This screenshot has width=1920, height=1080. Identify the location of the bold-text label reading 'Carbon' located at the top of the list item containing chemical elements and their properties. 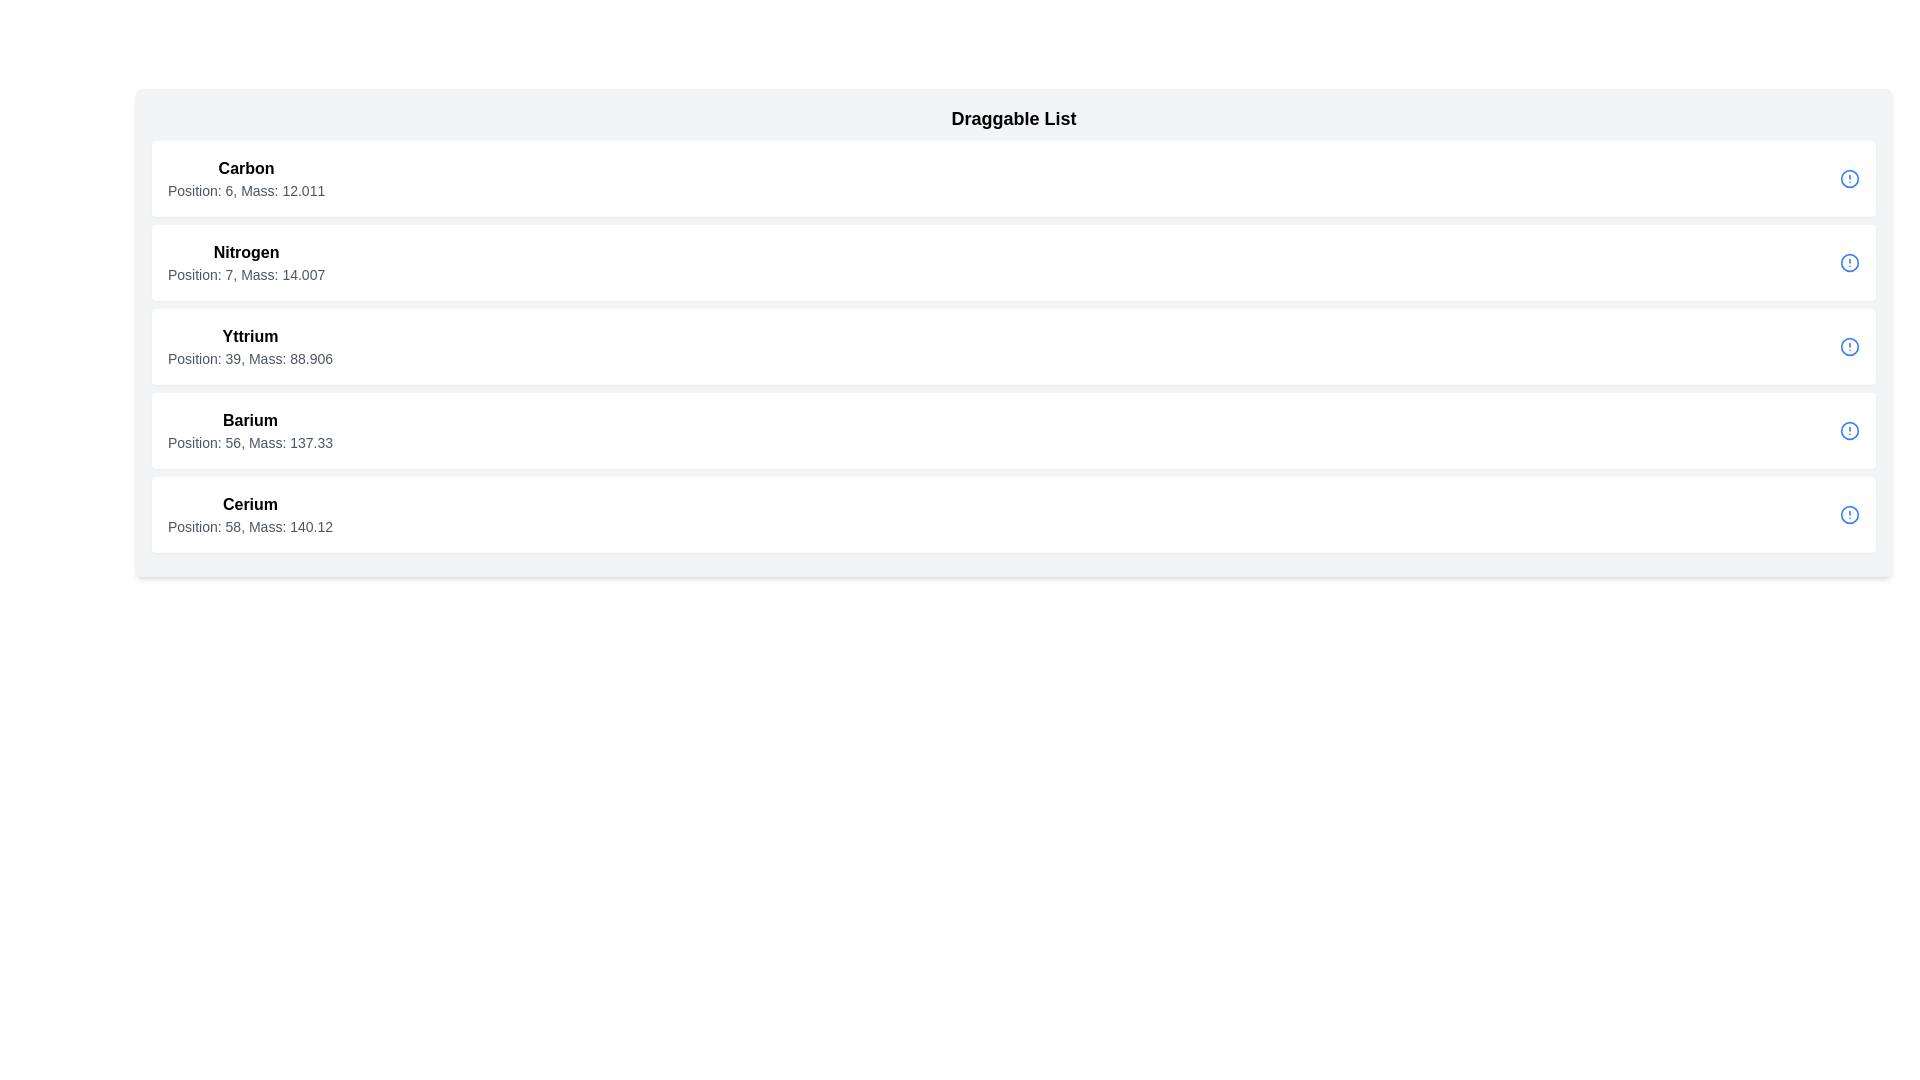
(245, 168).